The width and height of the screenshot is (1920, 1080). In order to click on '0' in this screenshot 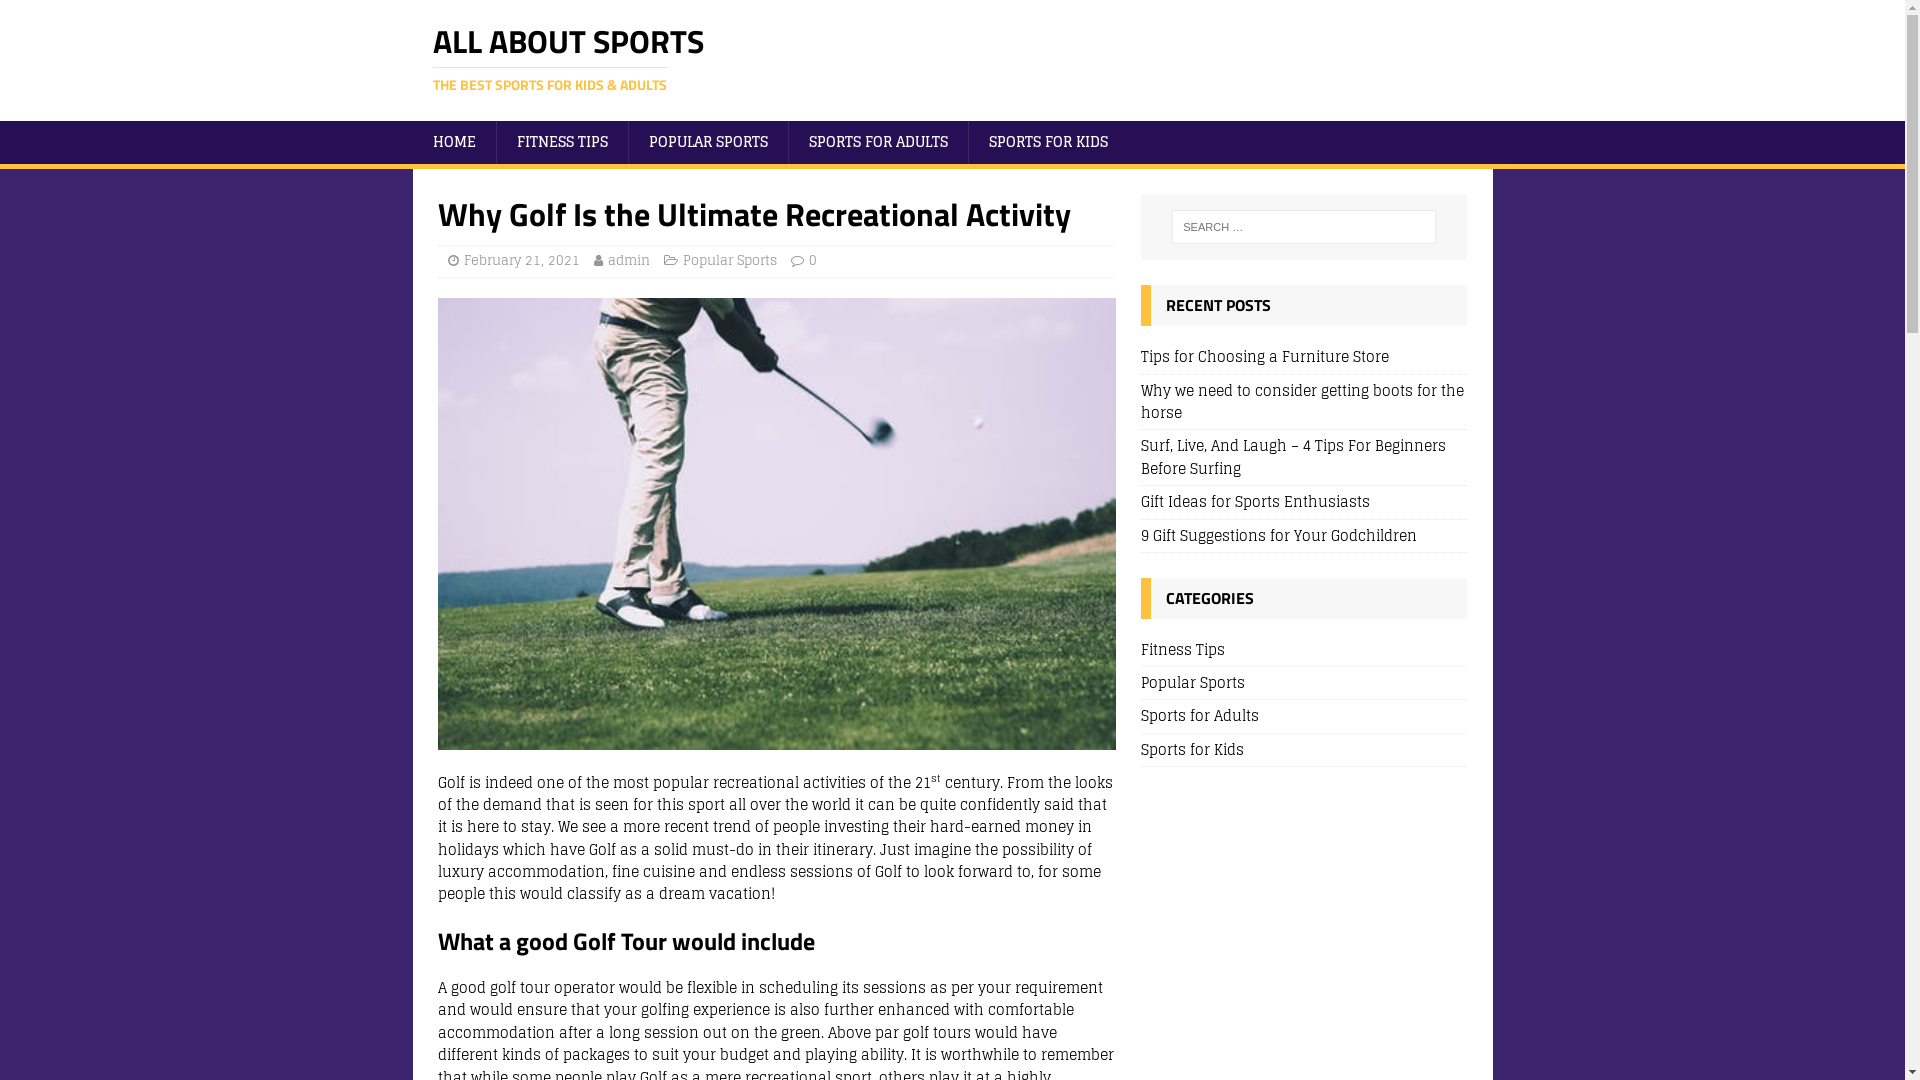, I will do `click(811, 259)`.